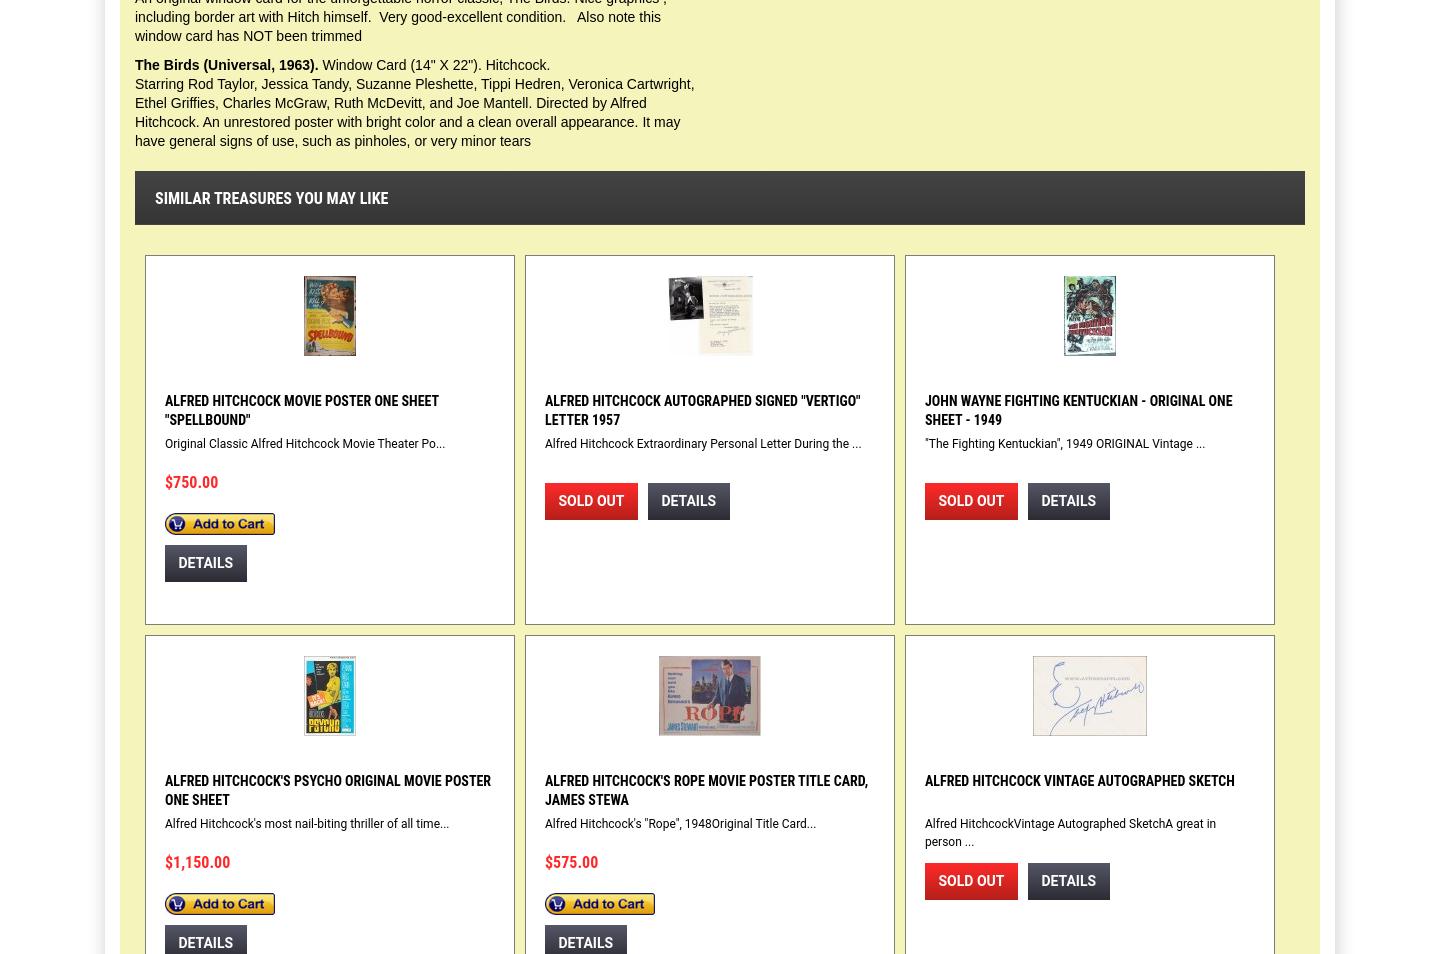 This screenshot has width=1440, height=954. What do you see at coordinates (680, 823) in the screenshot?
I see `'Alfred Hitchcock's "Rope", 1948Original Title Card...'` at bounding box center [680, 823].